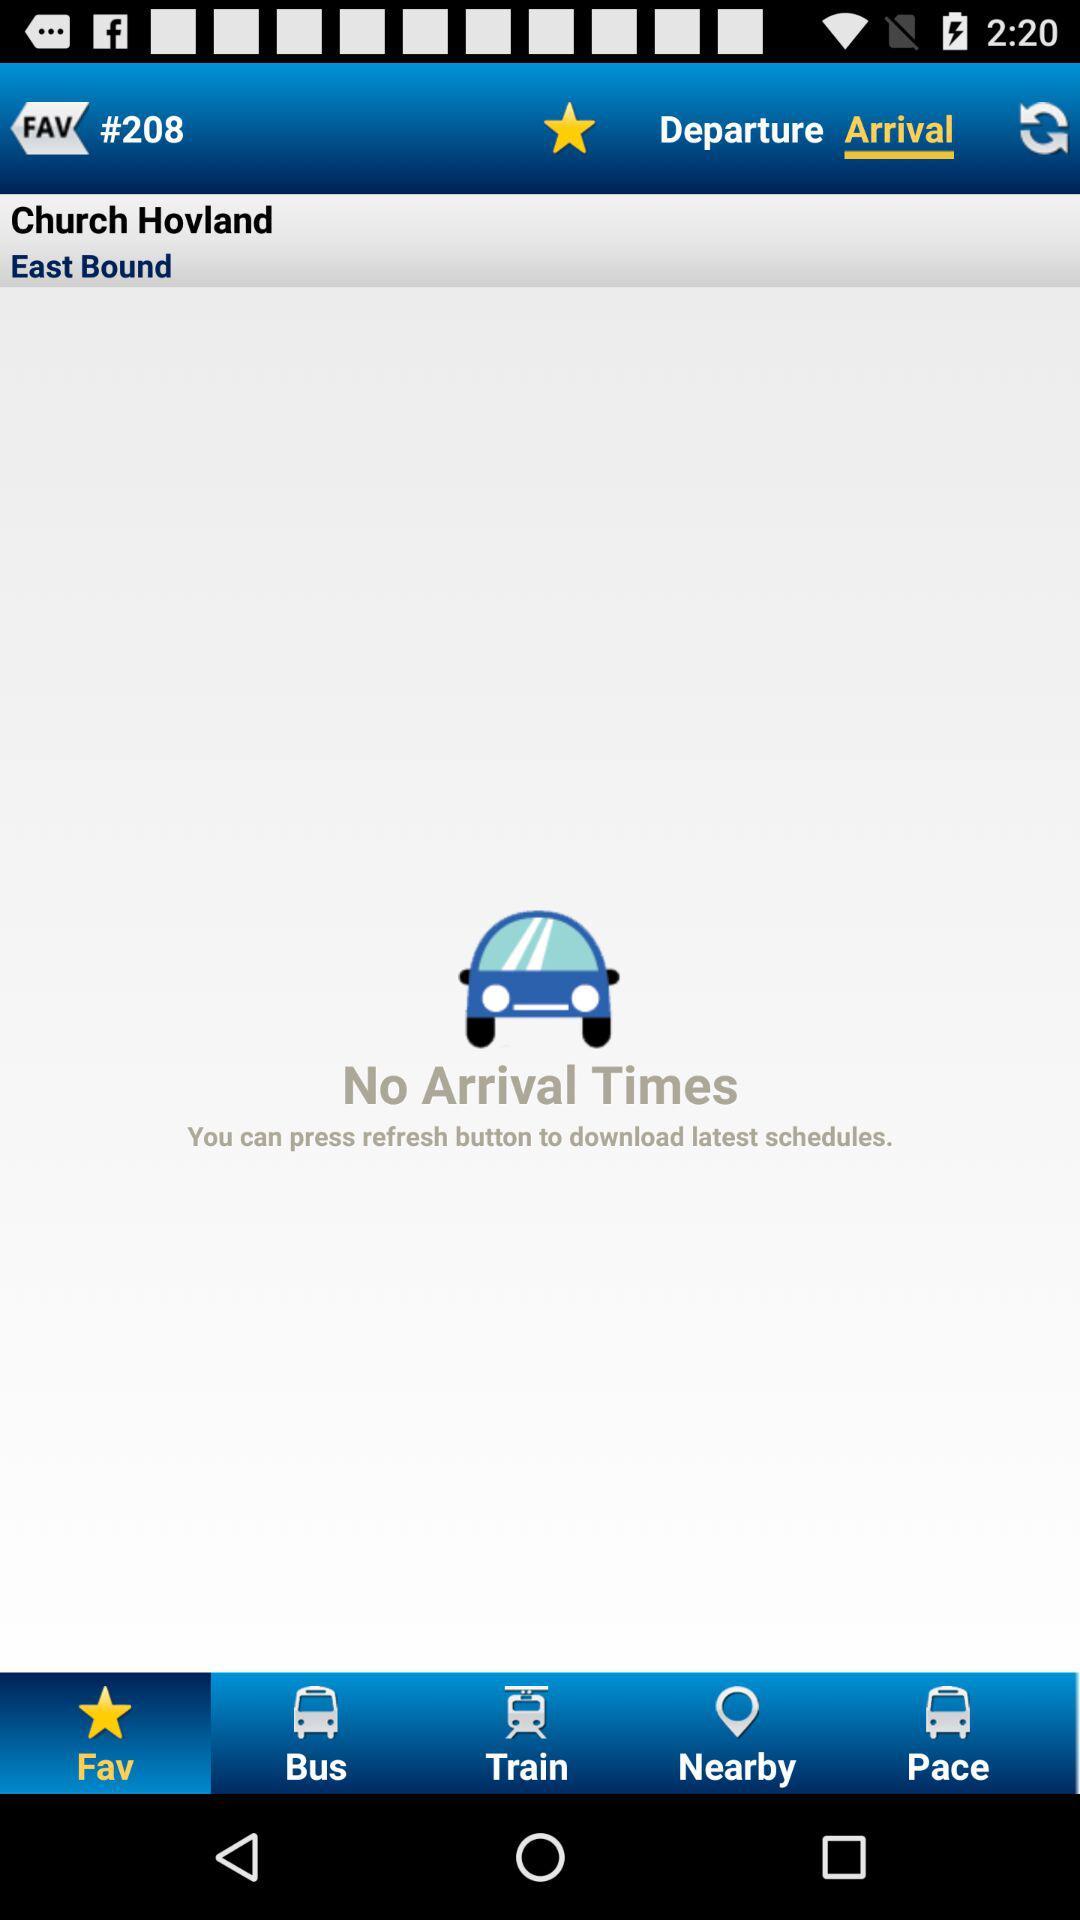 This screenshot has width=1080, height=1920. I want to click on restart, so click(1042, 127).